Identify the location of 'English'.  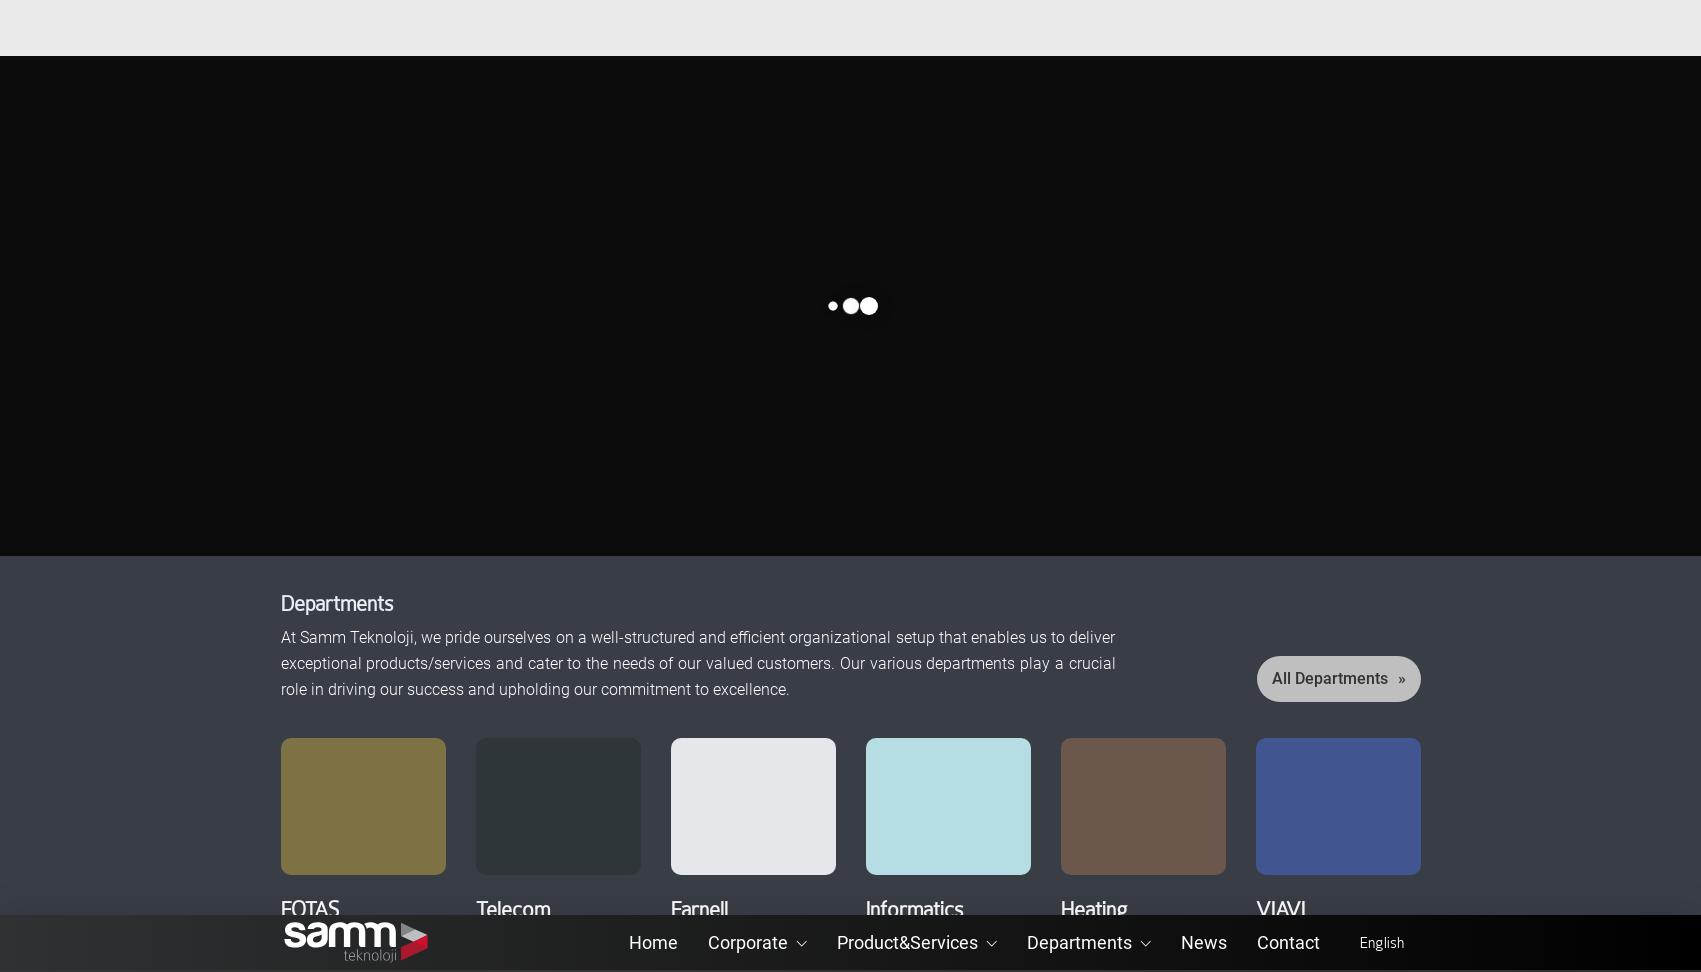
(1357, 26).